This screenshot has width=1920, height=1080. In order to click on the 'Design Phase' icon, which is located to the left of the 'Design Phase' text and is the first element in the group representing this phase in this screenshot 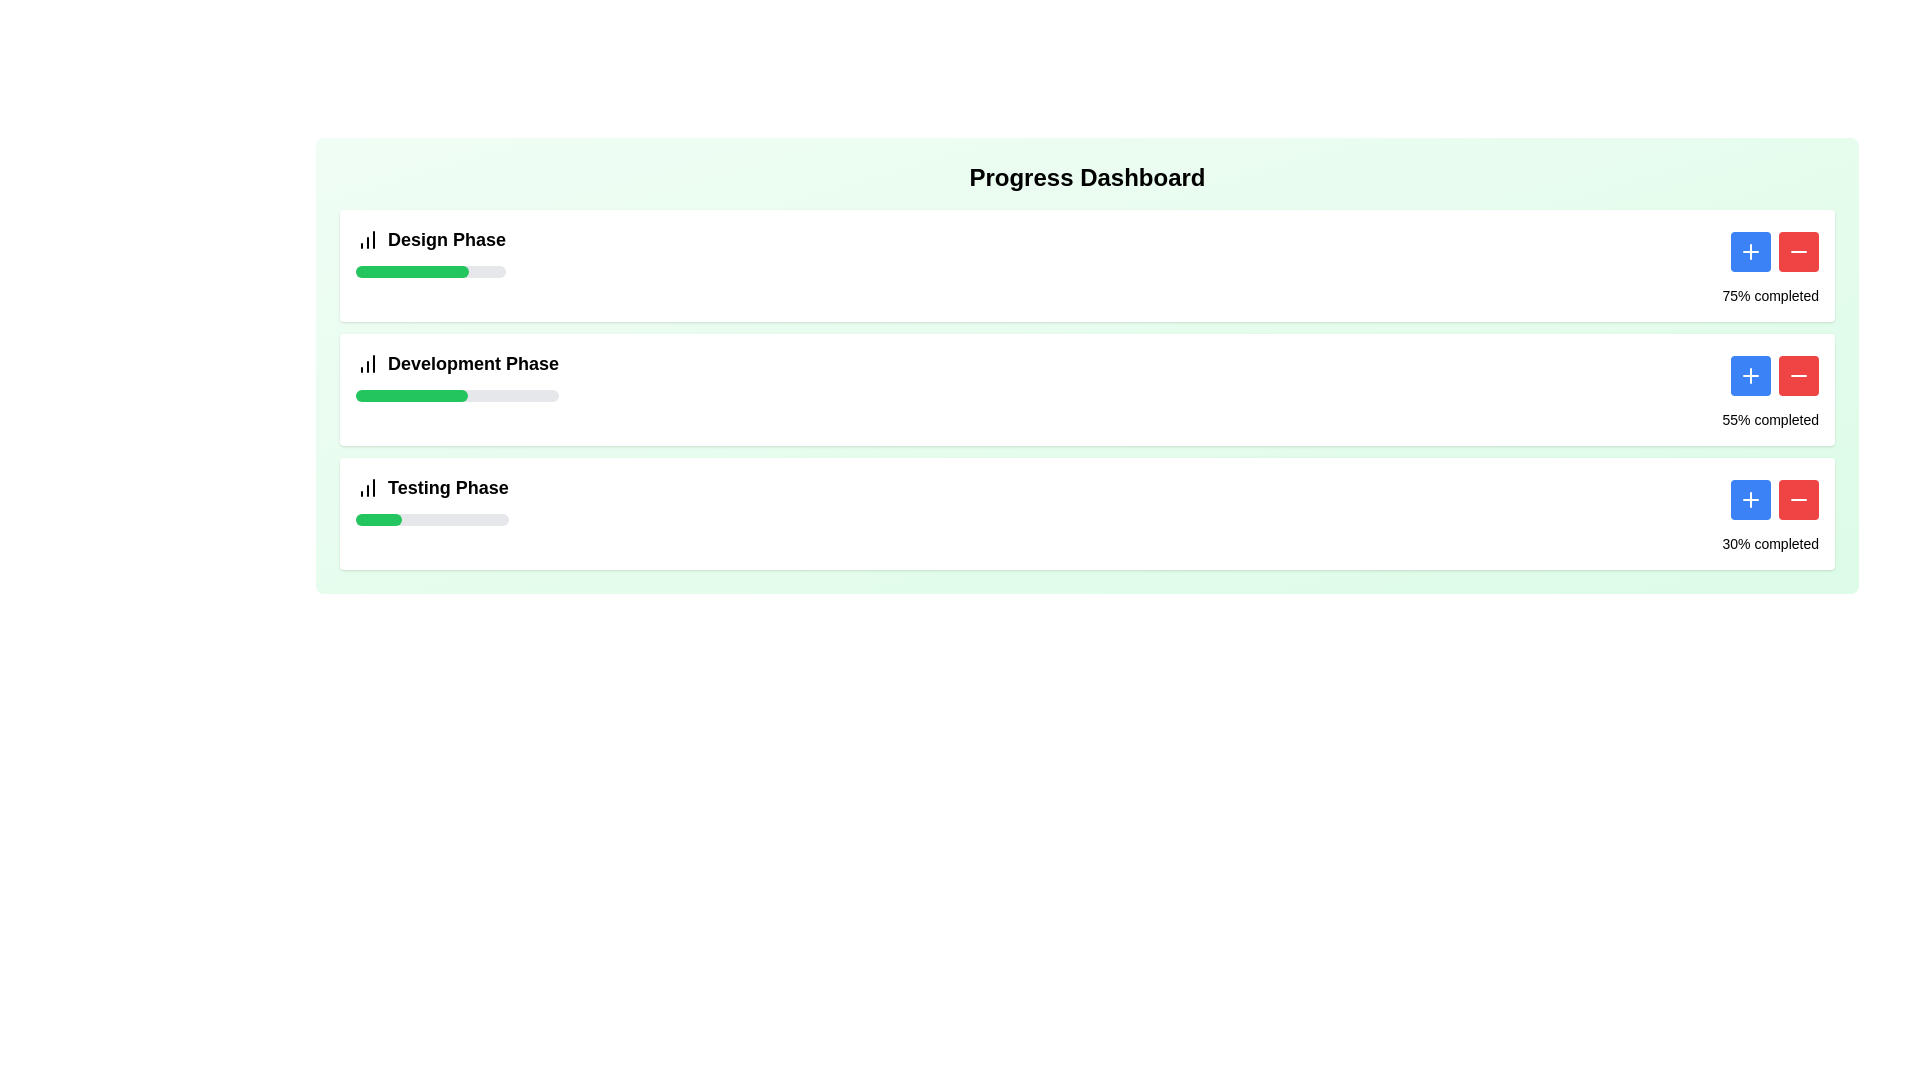, I will do `click(368, 238)`.